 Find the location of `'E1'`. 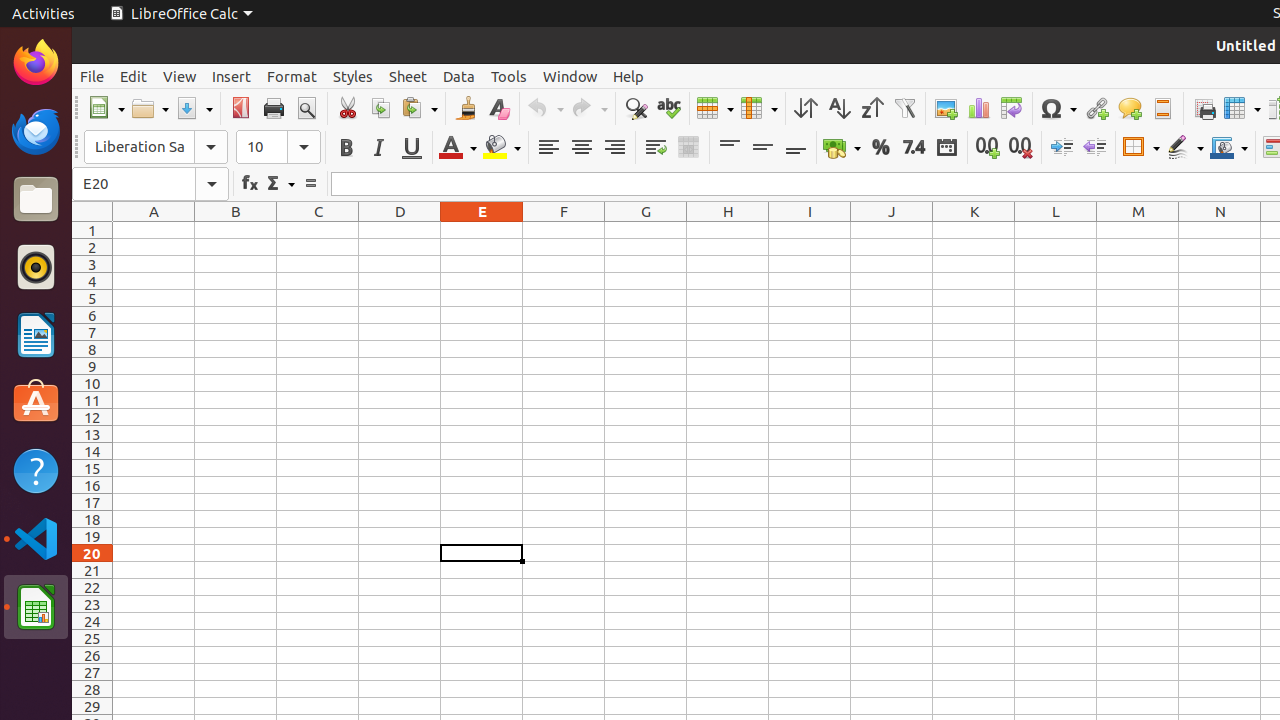

'E1' is located at coordinates (482, 229).